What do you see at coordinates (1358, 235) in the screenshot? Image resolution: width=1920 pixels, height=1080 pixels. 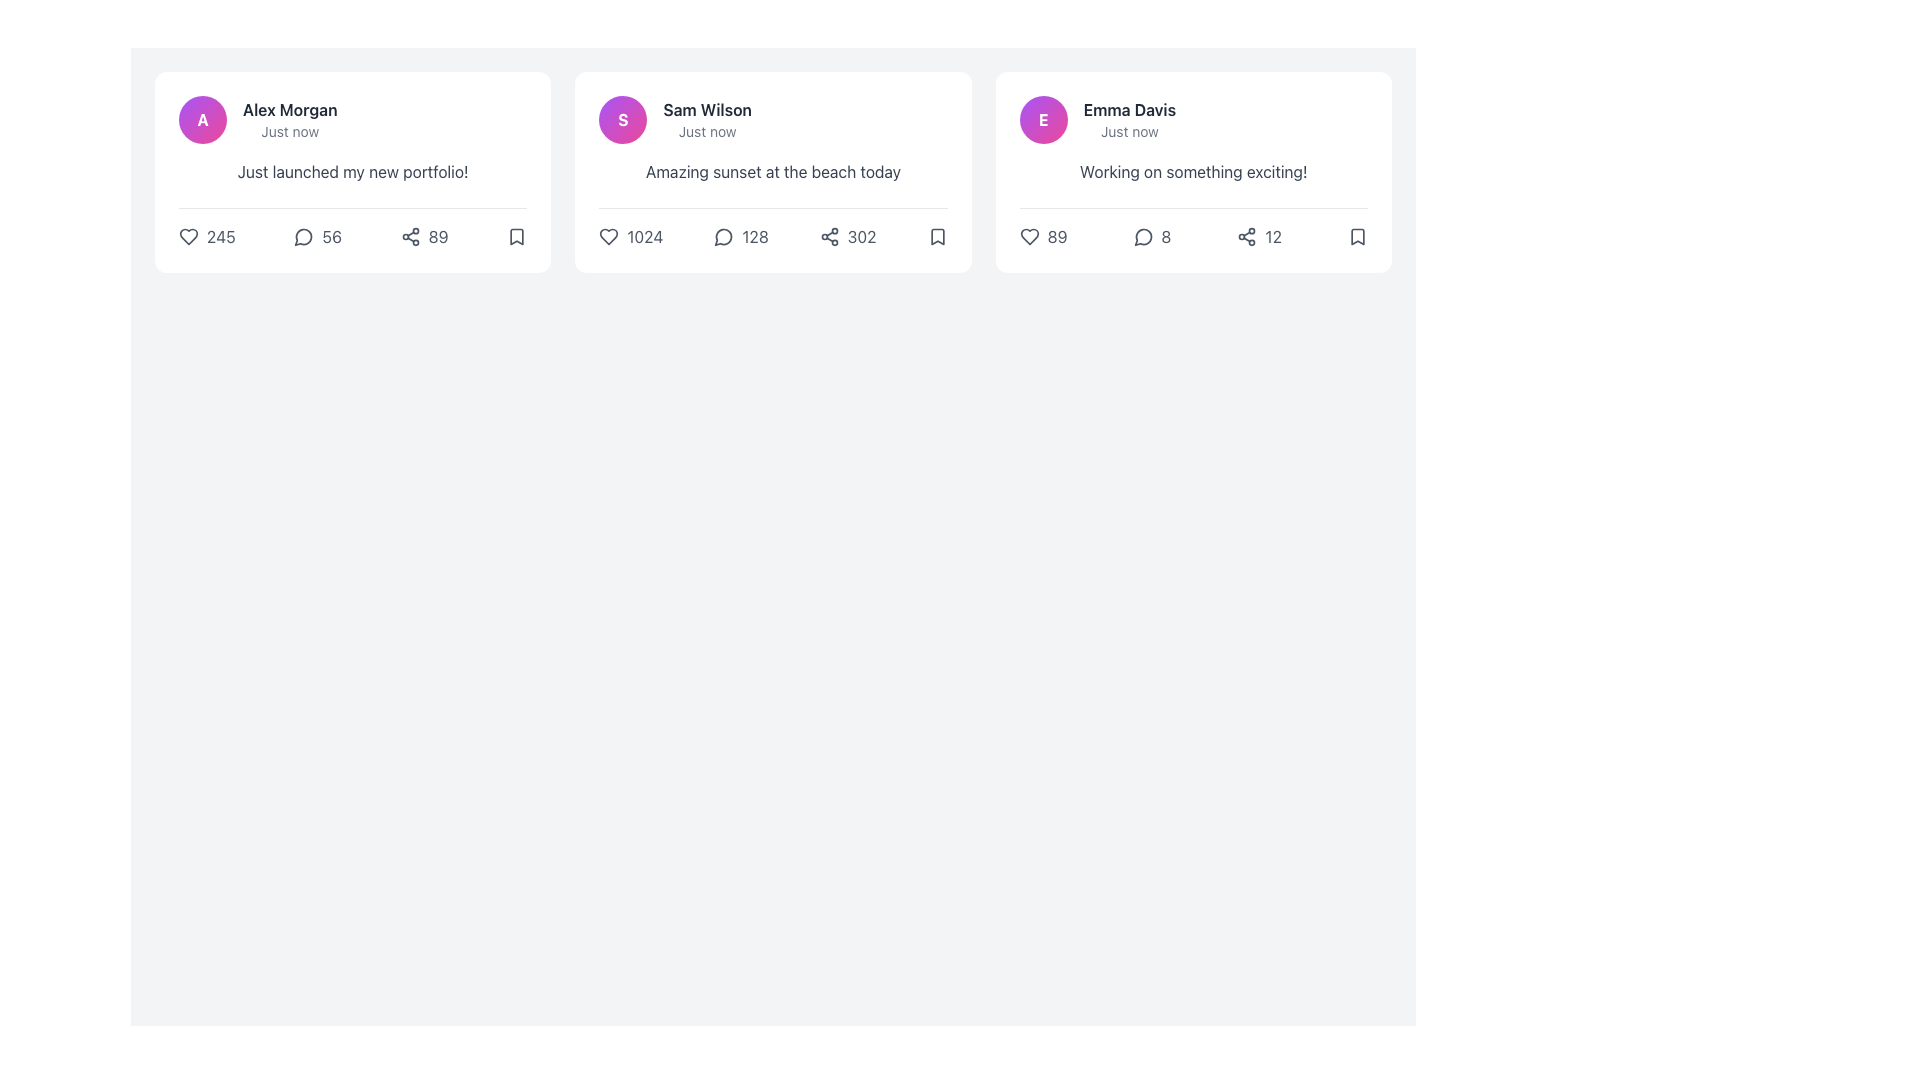 I see `the bookmark icon button, which is gray and changes to yellow upon hovering, located in the interaction section of the post 'Emma Davis'` at bounding box center [1358, 235].